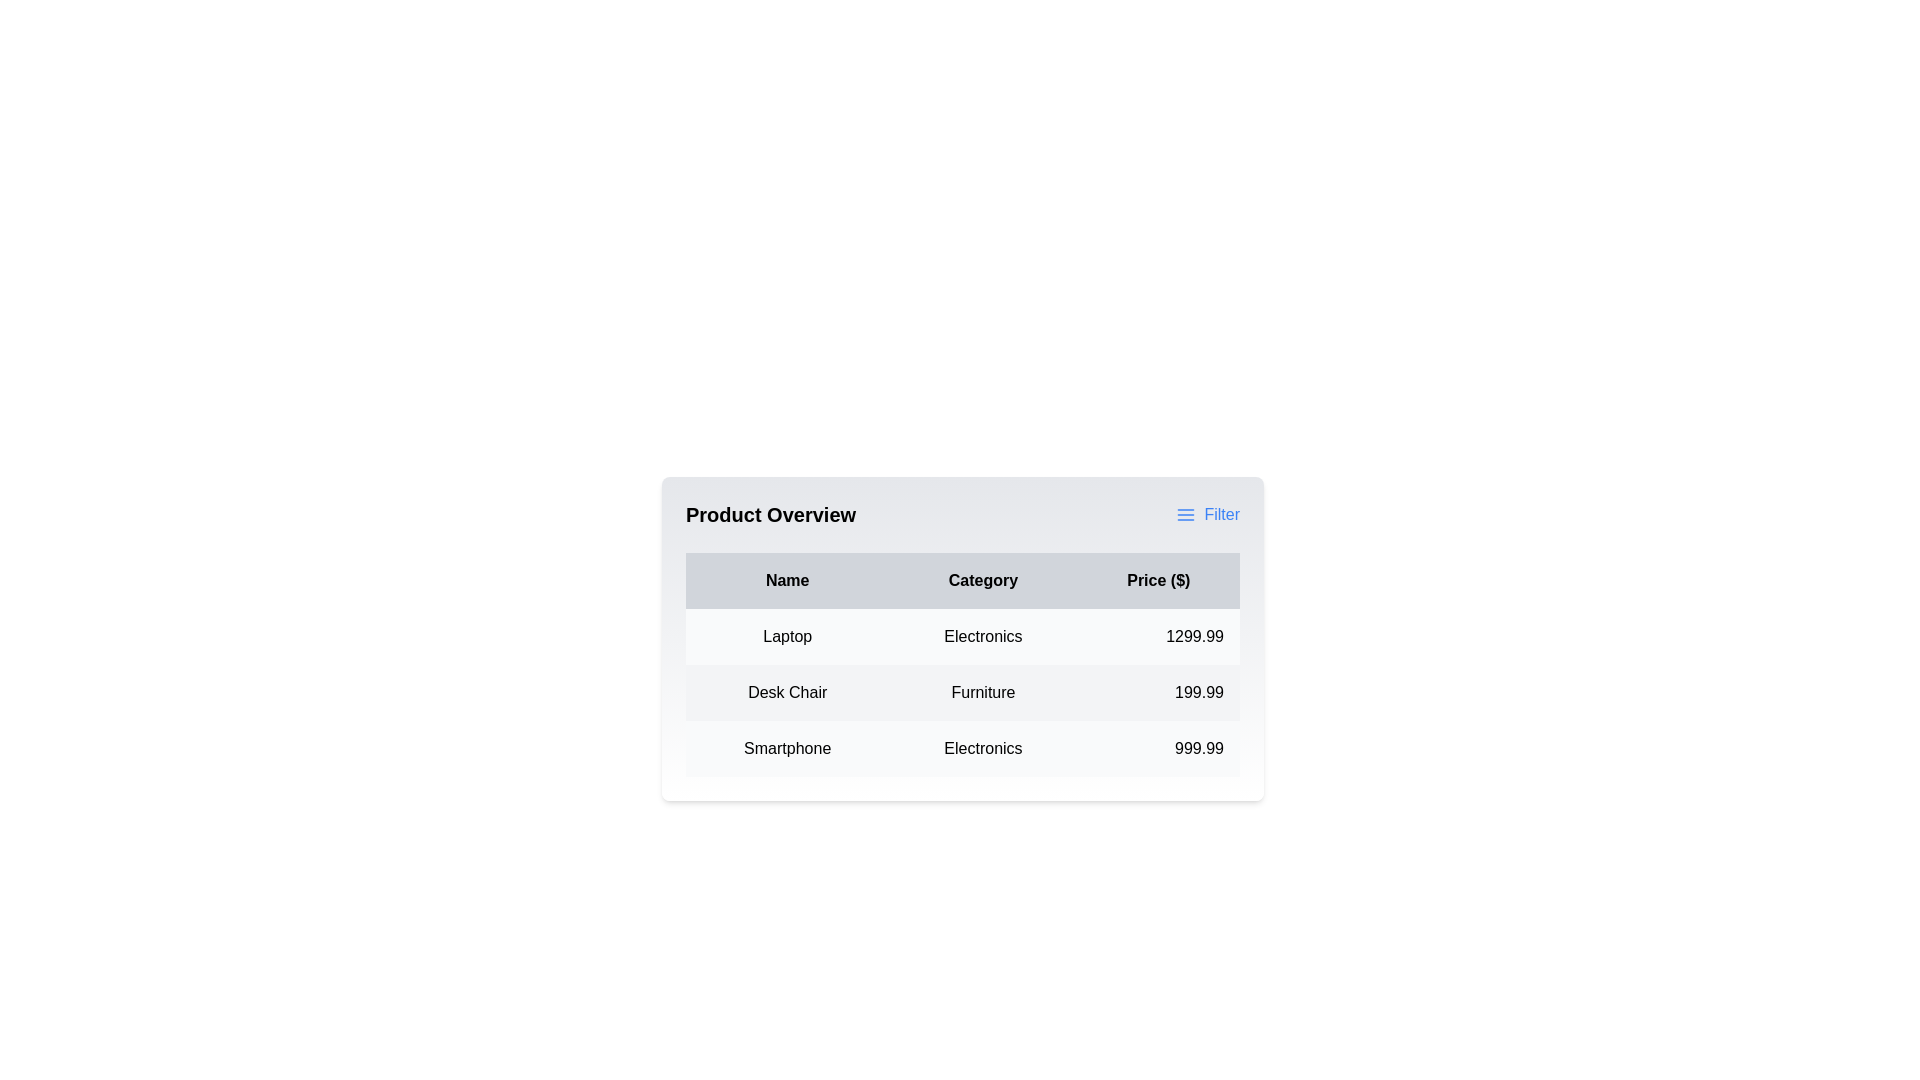  I want to click on the Text label that serves as a title for the product overview table, located on the left edge of the header section, so click(770, 514).